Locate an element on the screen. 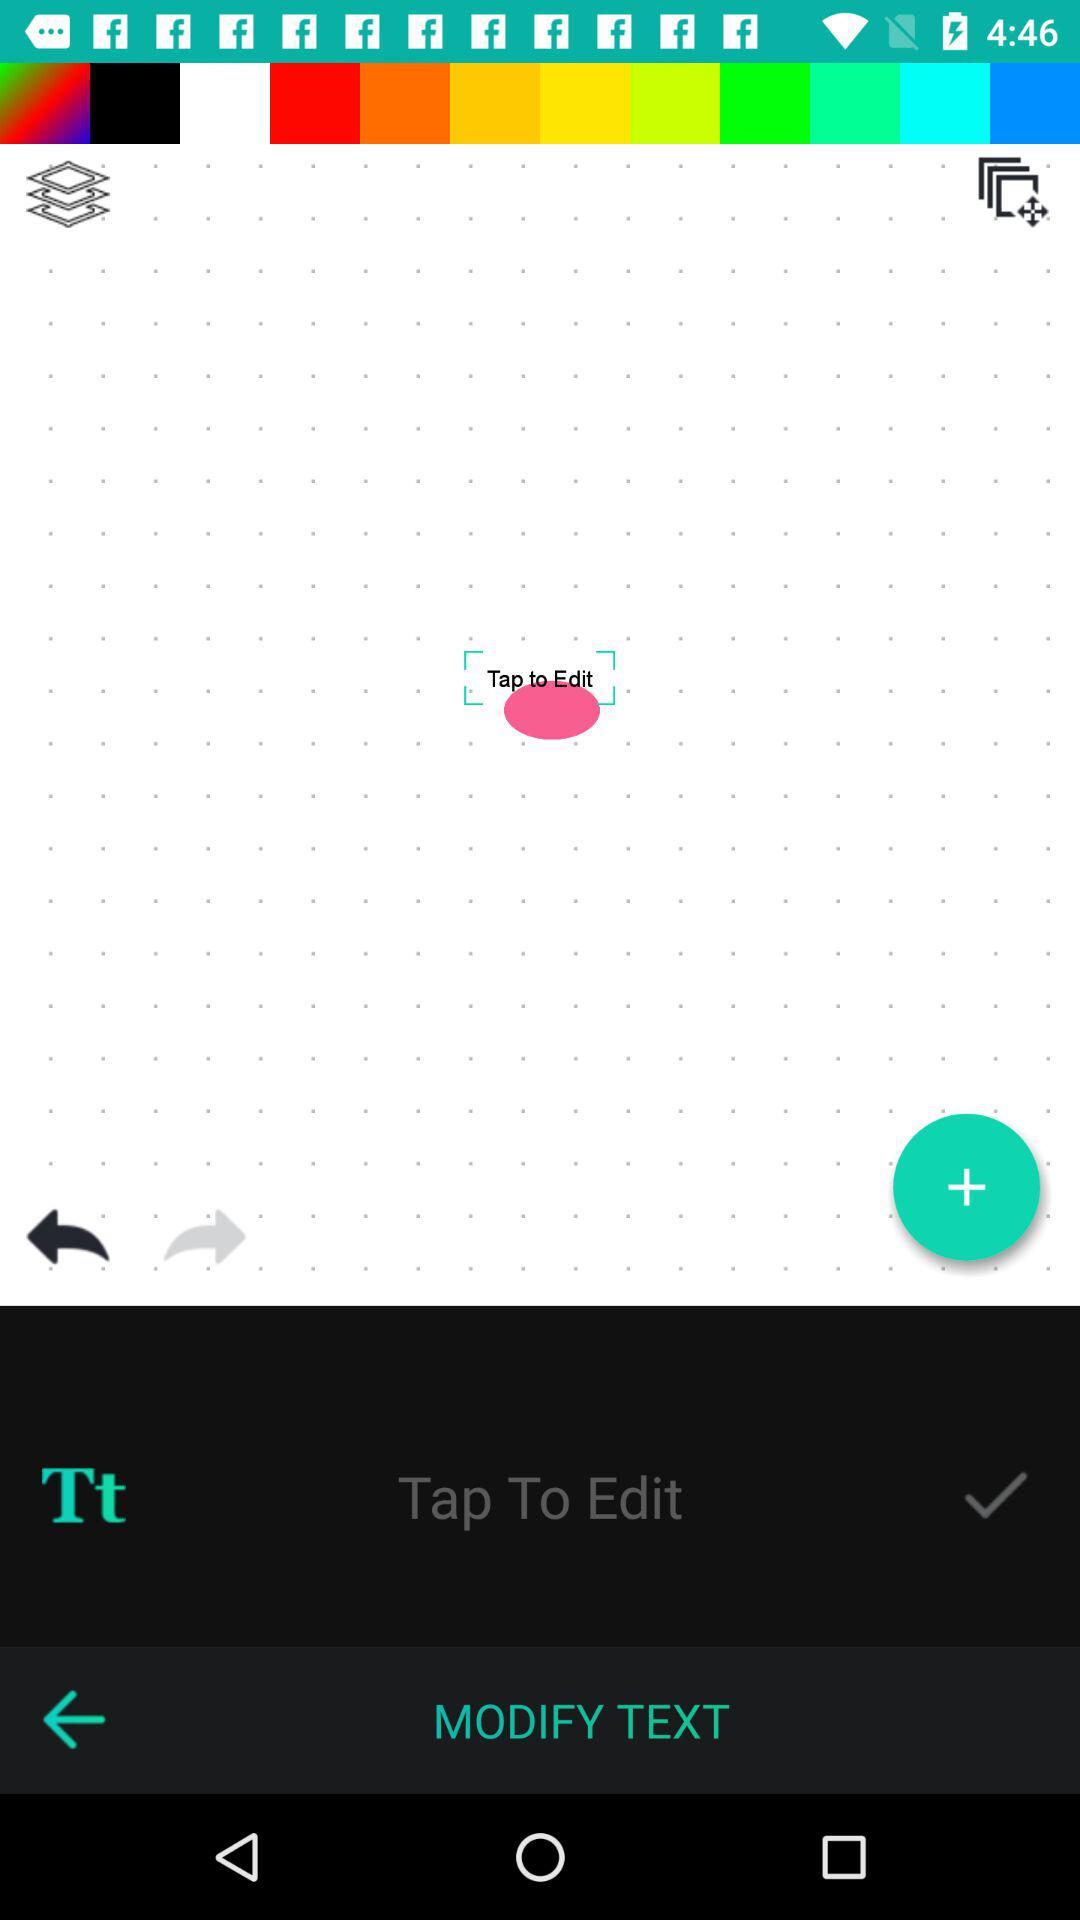 Image resolution: width=1080 pixels, height=1920 pixels. font is located at coordinates (83, 1496).